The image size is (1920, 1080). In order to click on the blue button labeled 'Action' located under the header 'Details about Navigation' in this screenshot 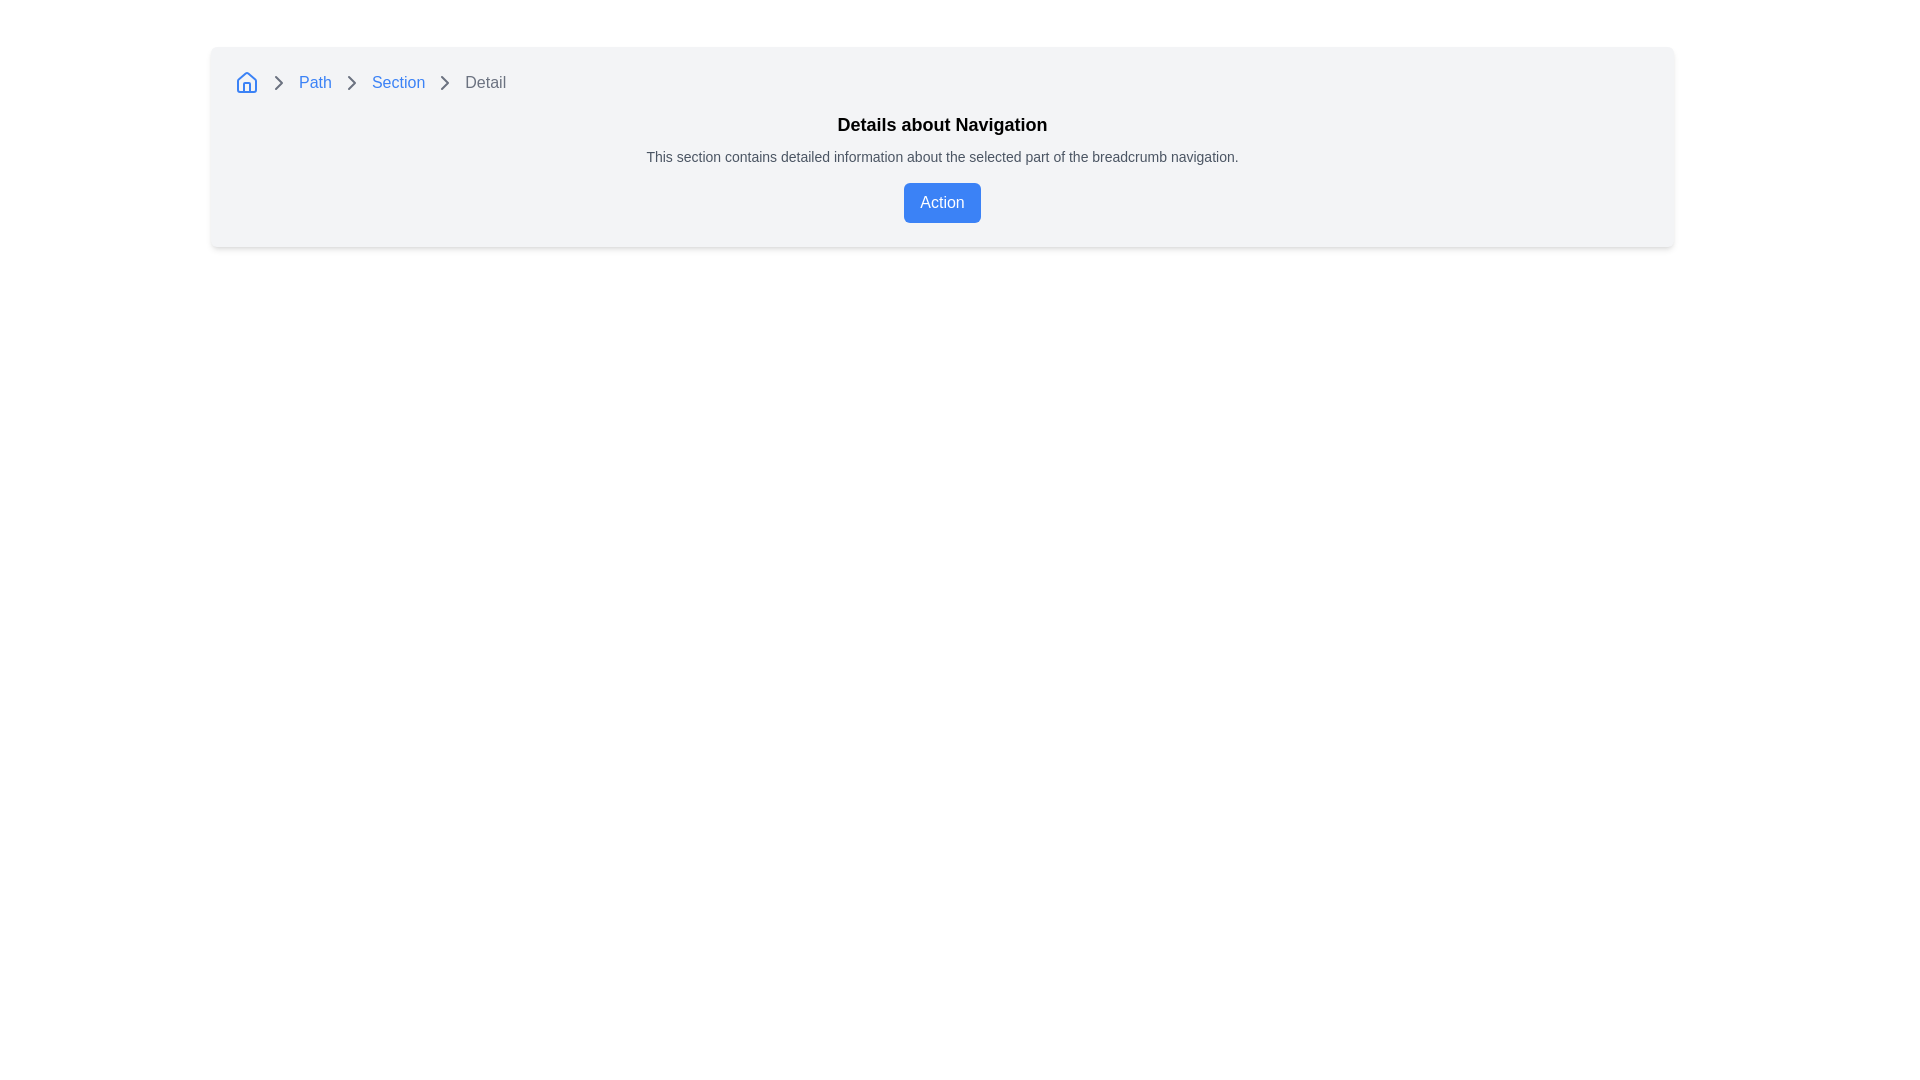, I will do `click(941, 203)`.